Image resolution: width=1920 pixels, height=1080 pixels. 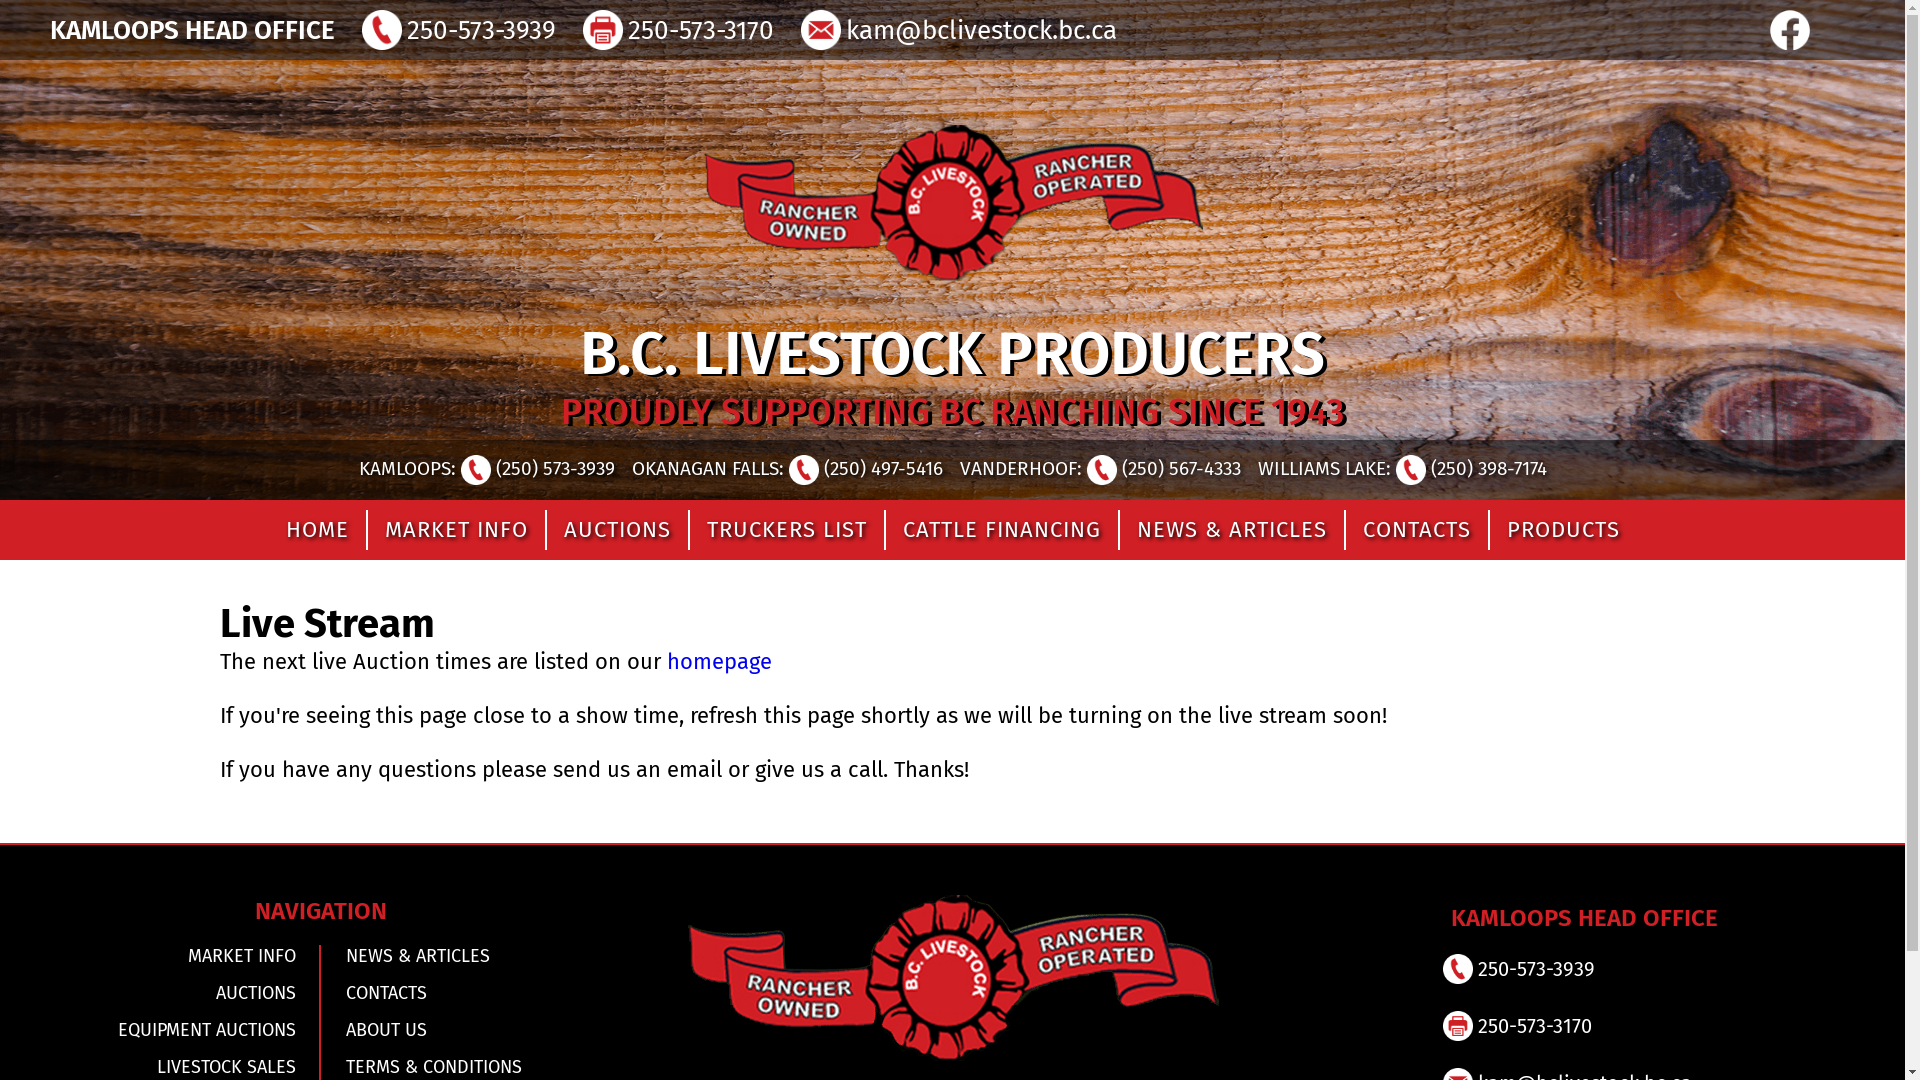 I want to click on 'CATTLE FINANCING', so click(x=1001, y=528).